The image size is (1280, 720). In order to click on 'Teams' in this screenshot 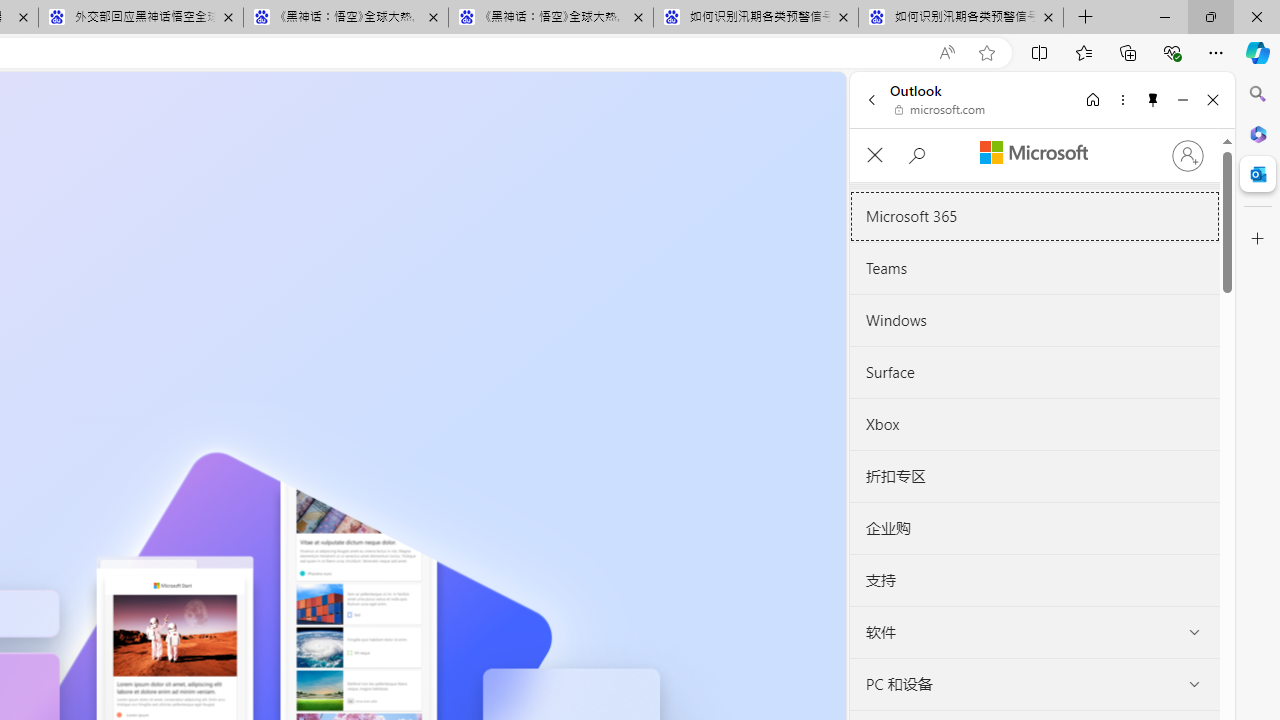, I will do `click(1034, 267)`.